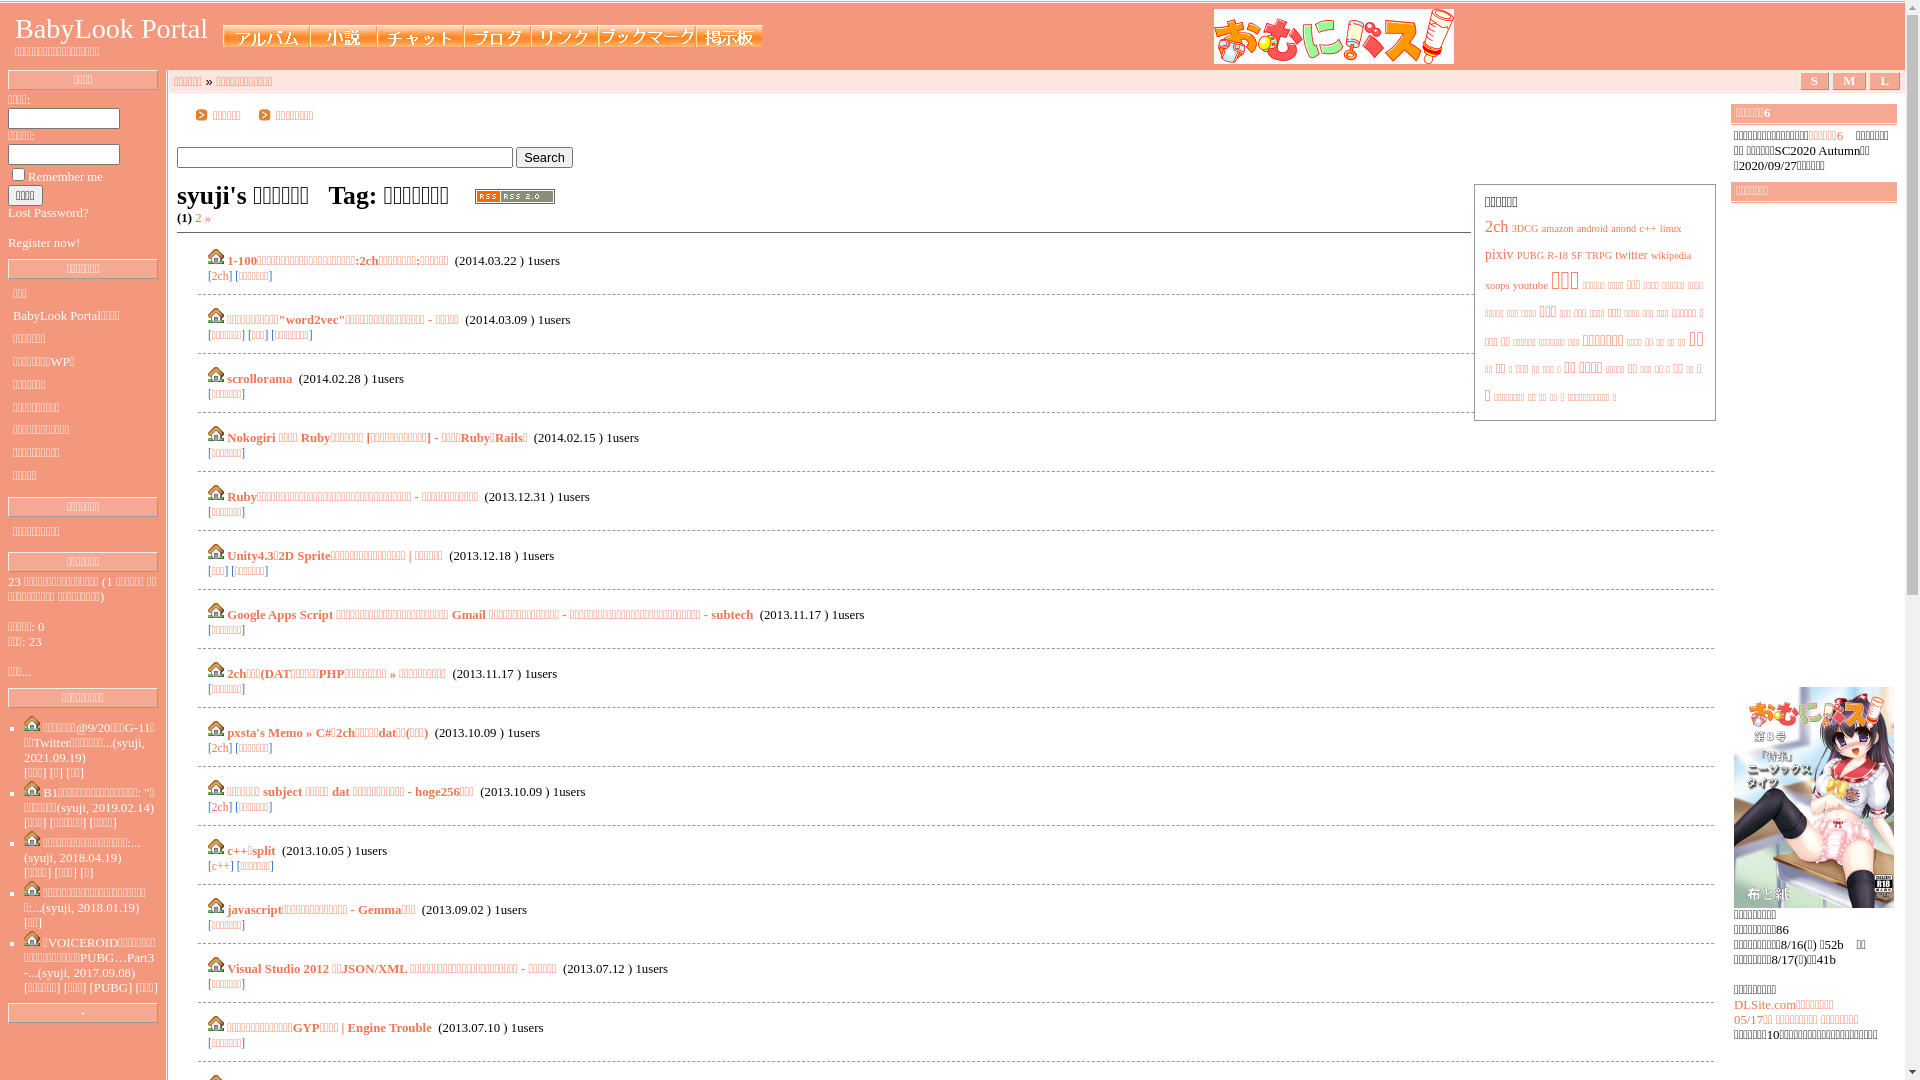 This screenshot has height=1080, width=1920. I want to click on 'anond', so click(1611, 227).